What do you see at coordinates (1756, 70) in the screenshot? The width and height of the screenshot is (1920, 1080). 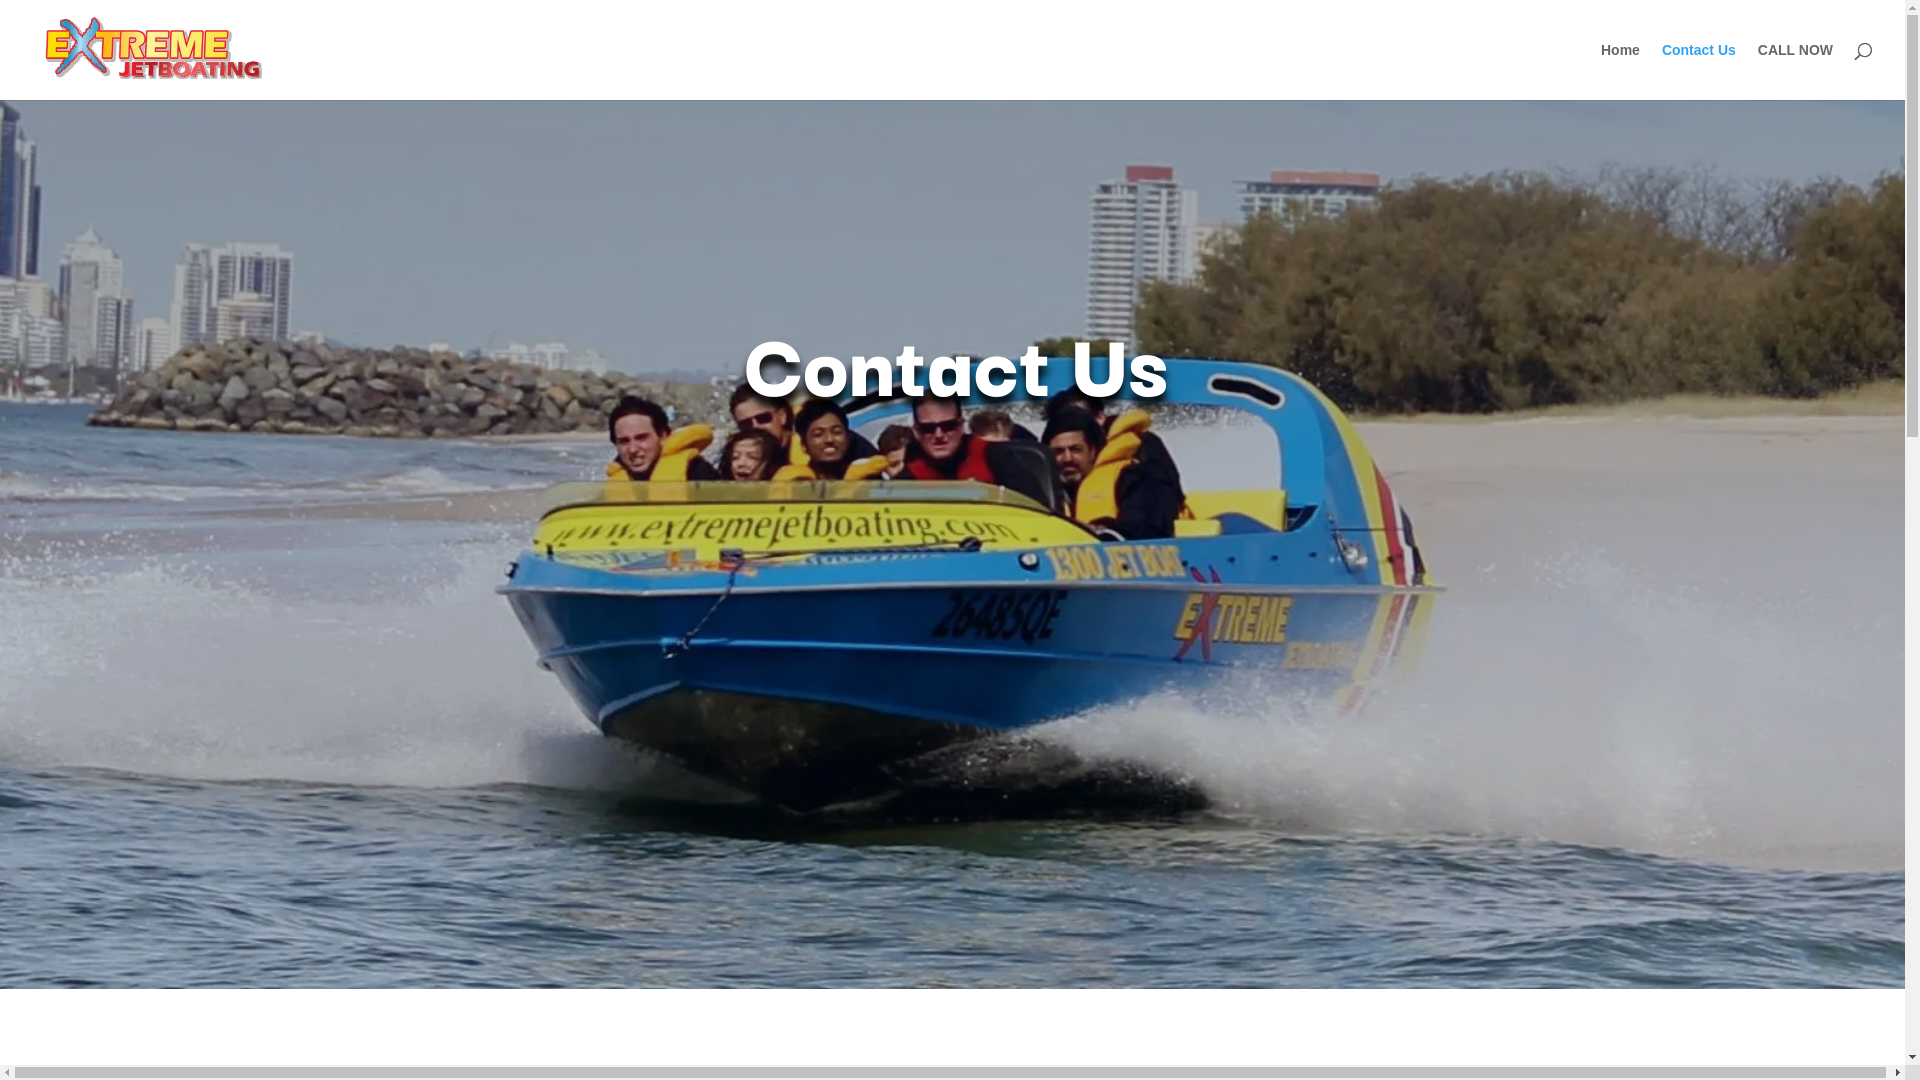 I see `'CALL NOW'` at bounding box center [1756, 70].